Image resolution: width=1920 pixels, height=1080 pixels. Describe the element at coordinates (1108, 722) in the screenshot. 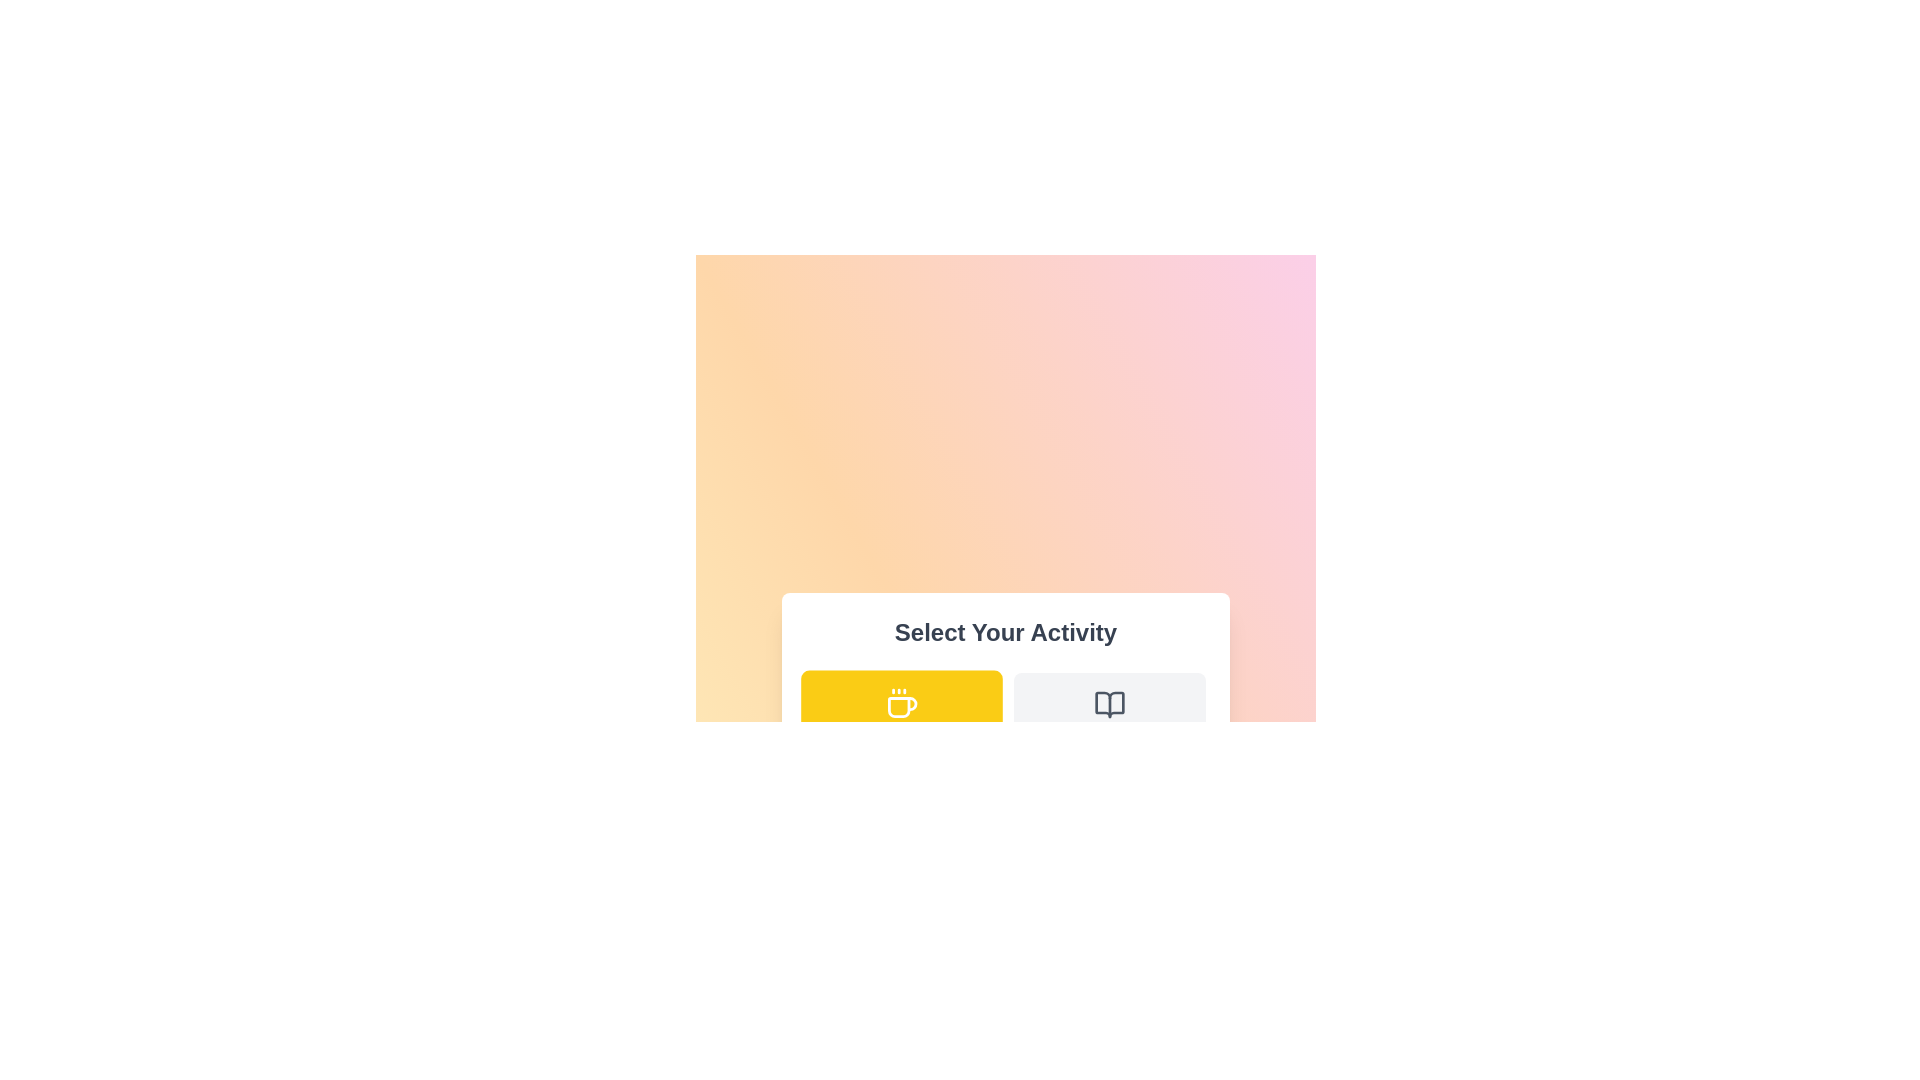

I see `the 'Reading' button styled as a tile or card located in the upper-right corner of the grid layout` at that location.